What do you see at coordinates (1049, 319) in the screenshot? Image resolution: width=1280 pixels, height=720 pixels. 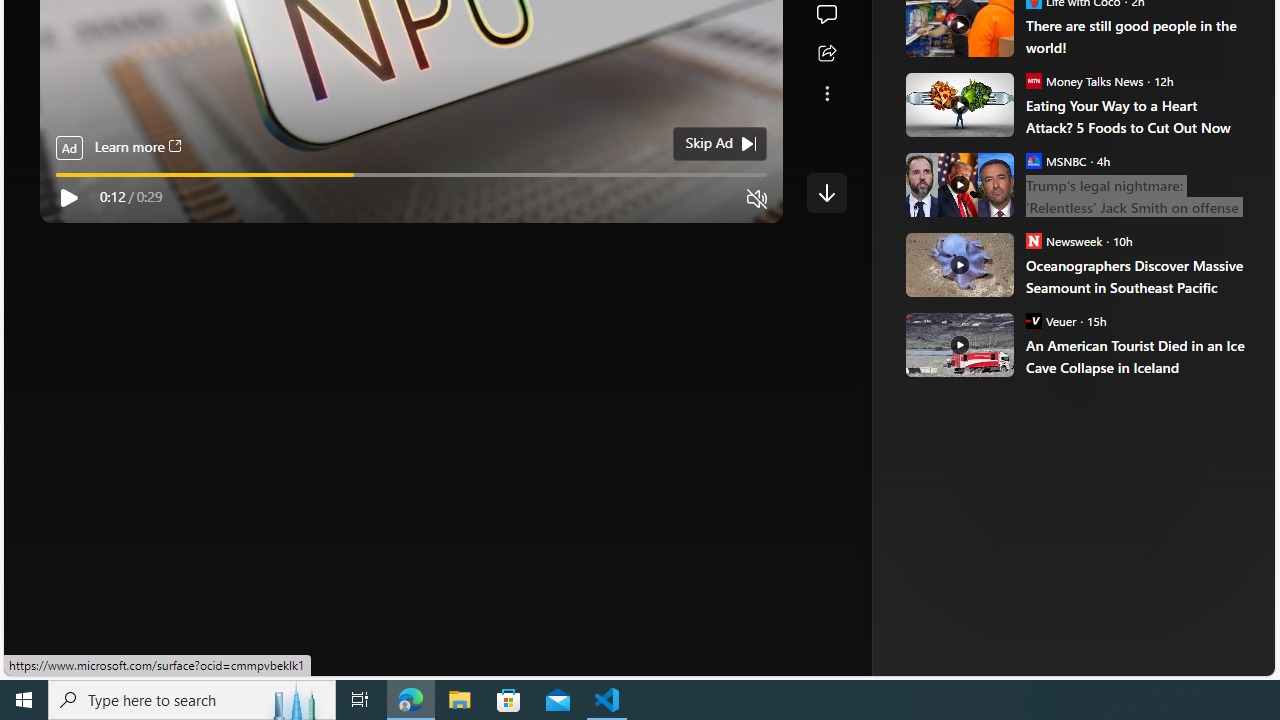 I see `'Veuer Veuer'` at bounding box center [1049, 319].